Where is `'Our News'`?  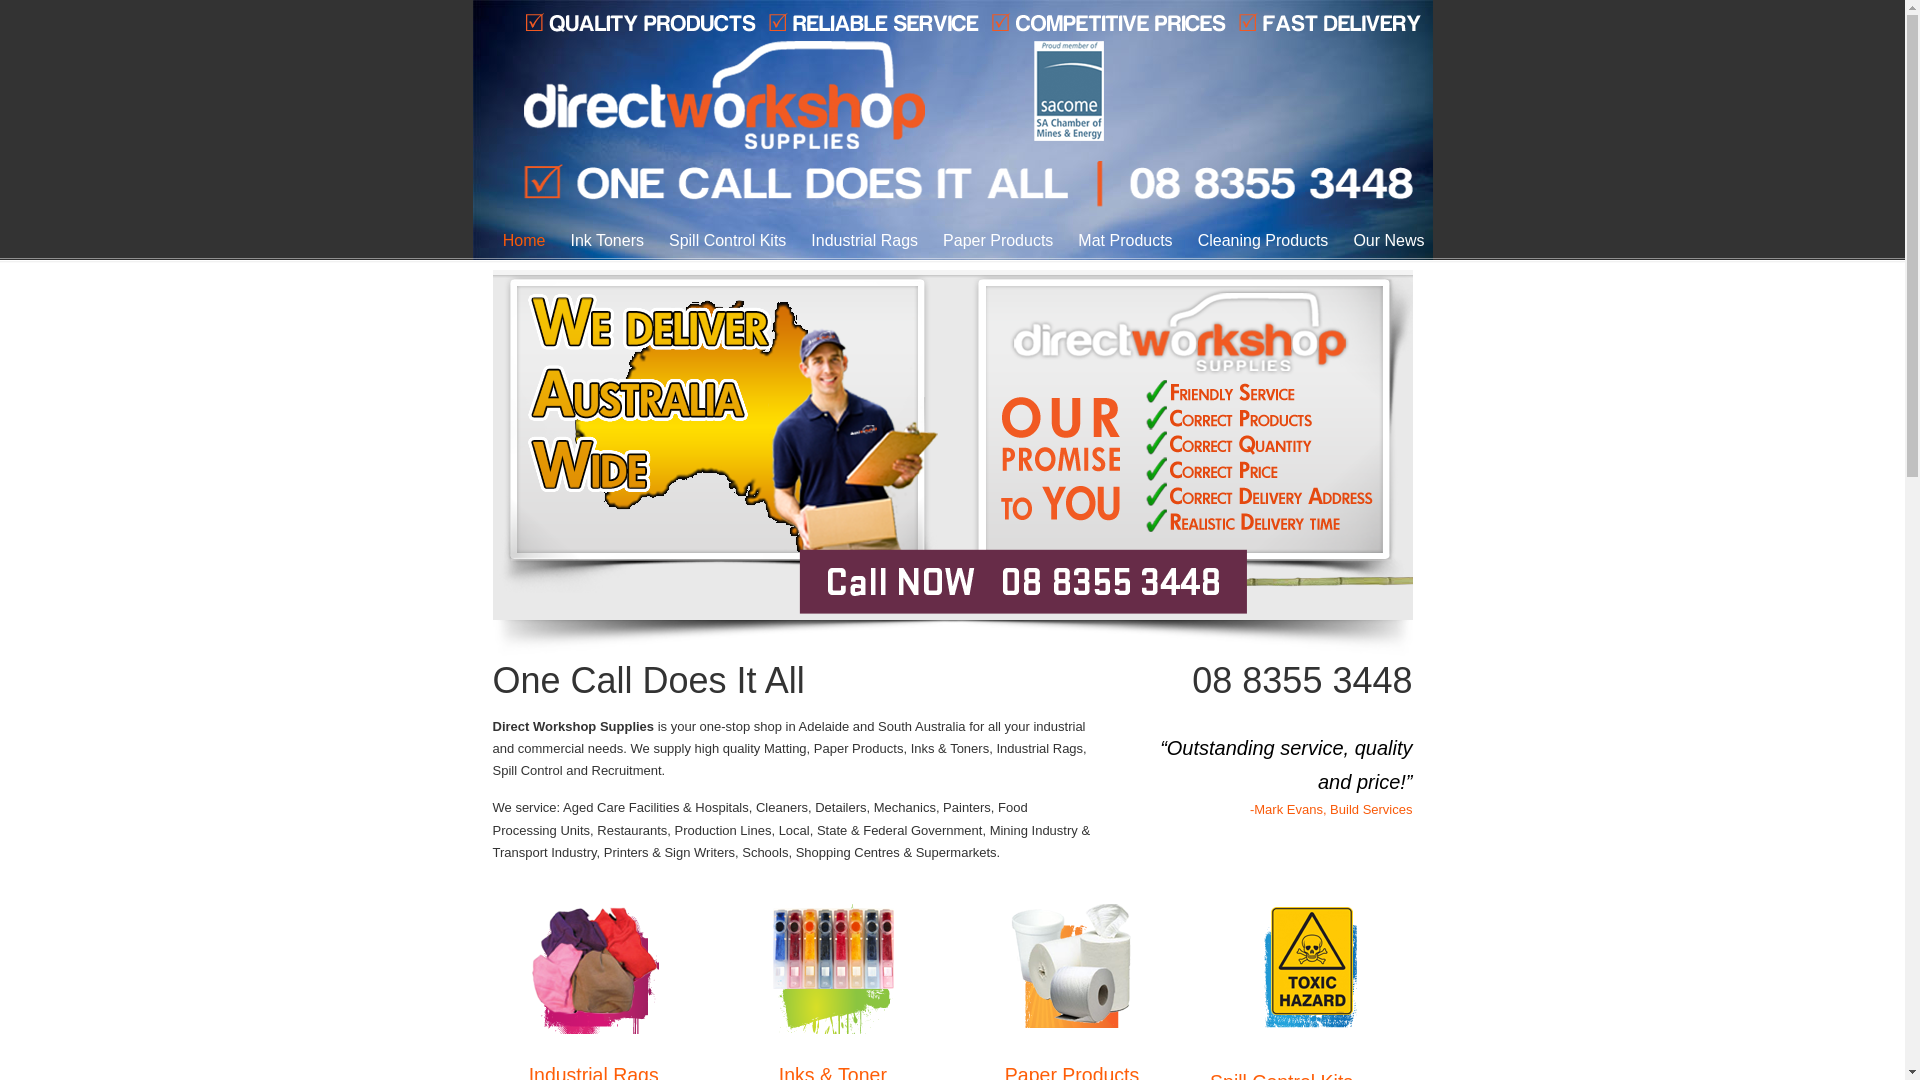 'Our News' is located at coordinates (1381, 239).